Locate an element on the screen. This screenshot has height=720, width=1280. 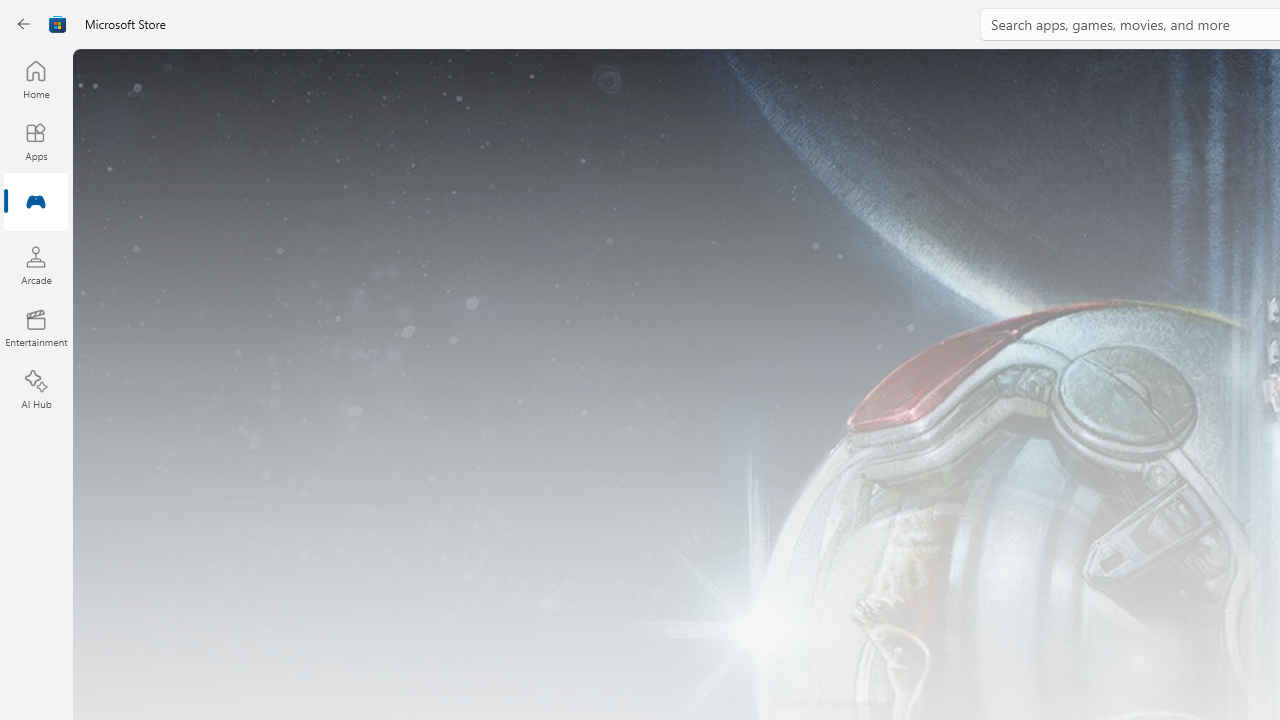
'Apps' is located at coordinates (35, 140).